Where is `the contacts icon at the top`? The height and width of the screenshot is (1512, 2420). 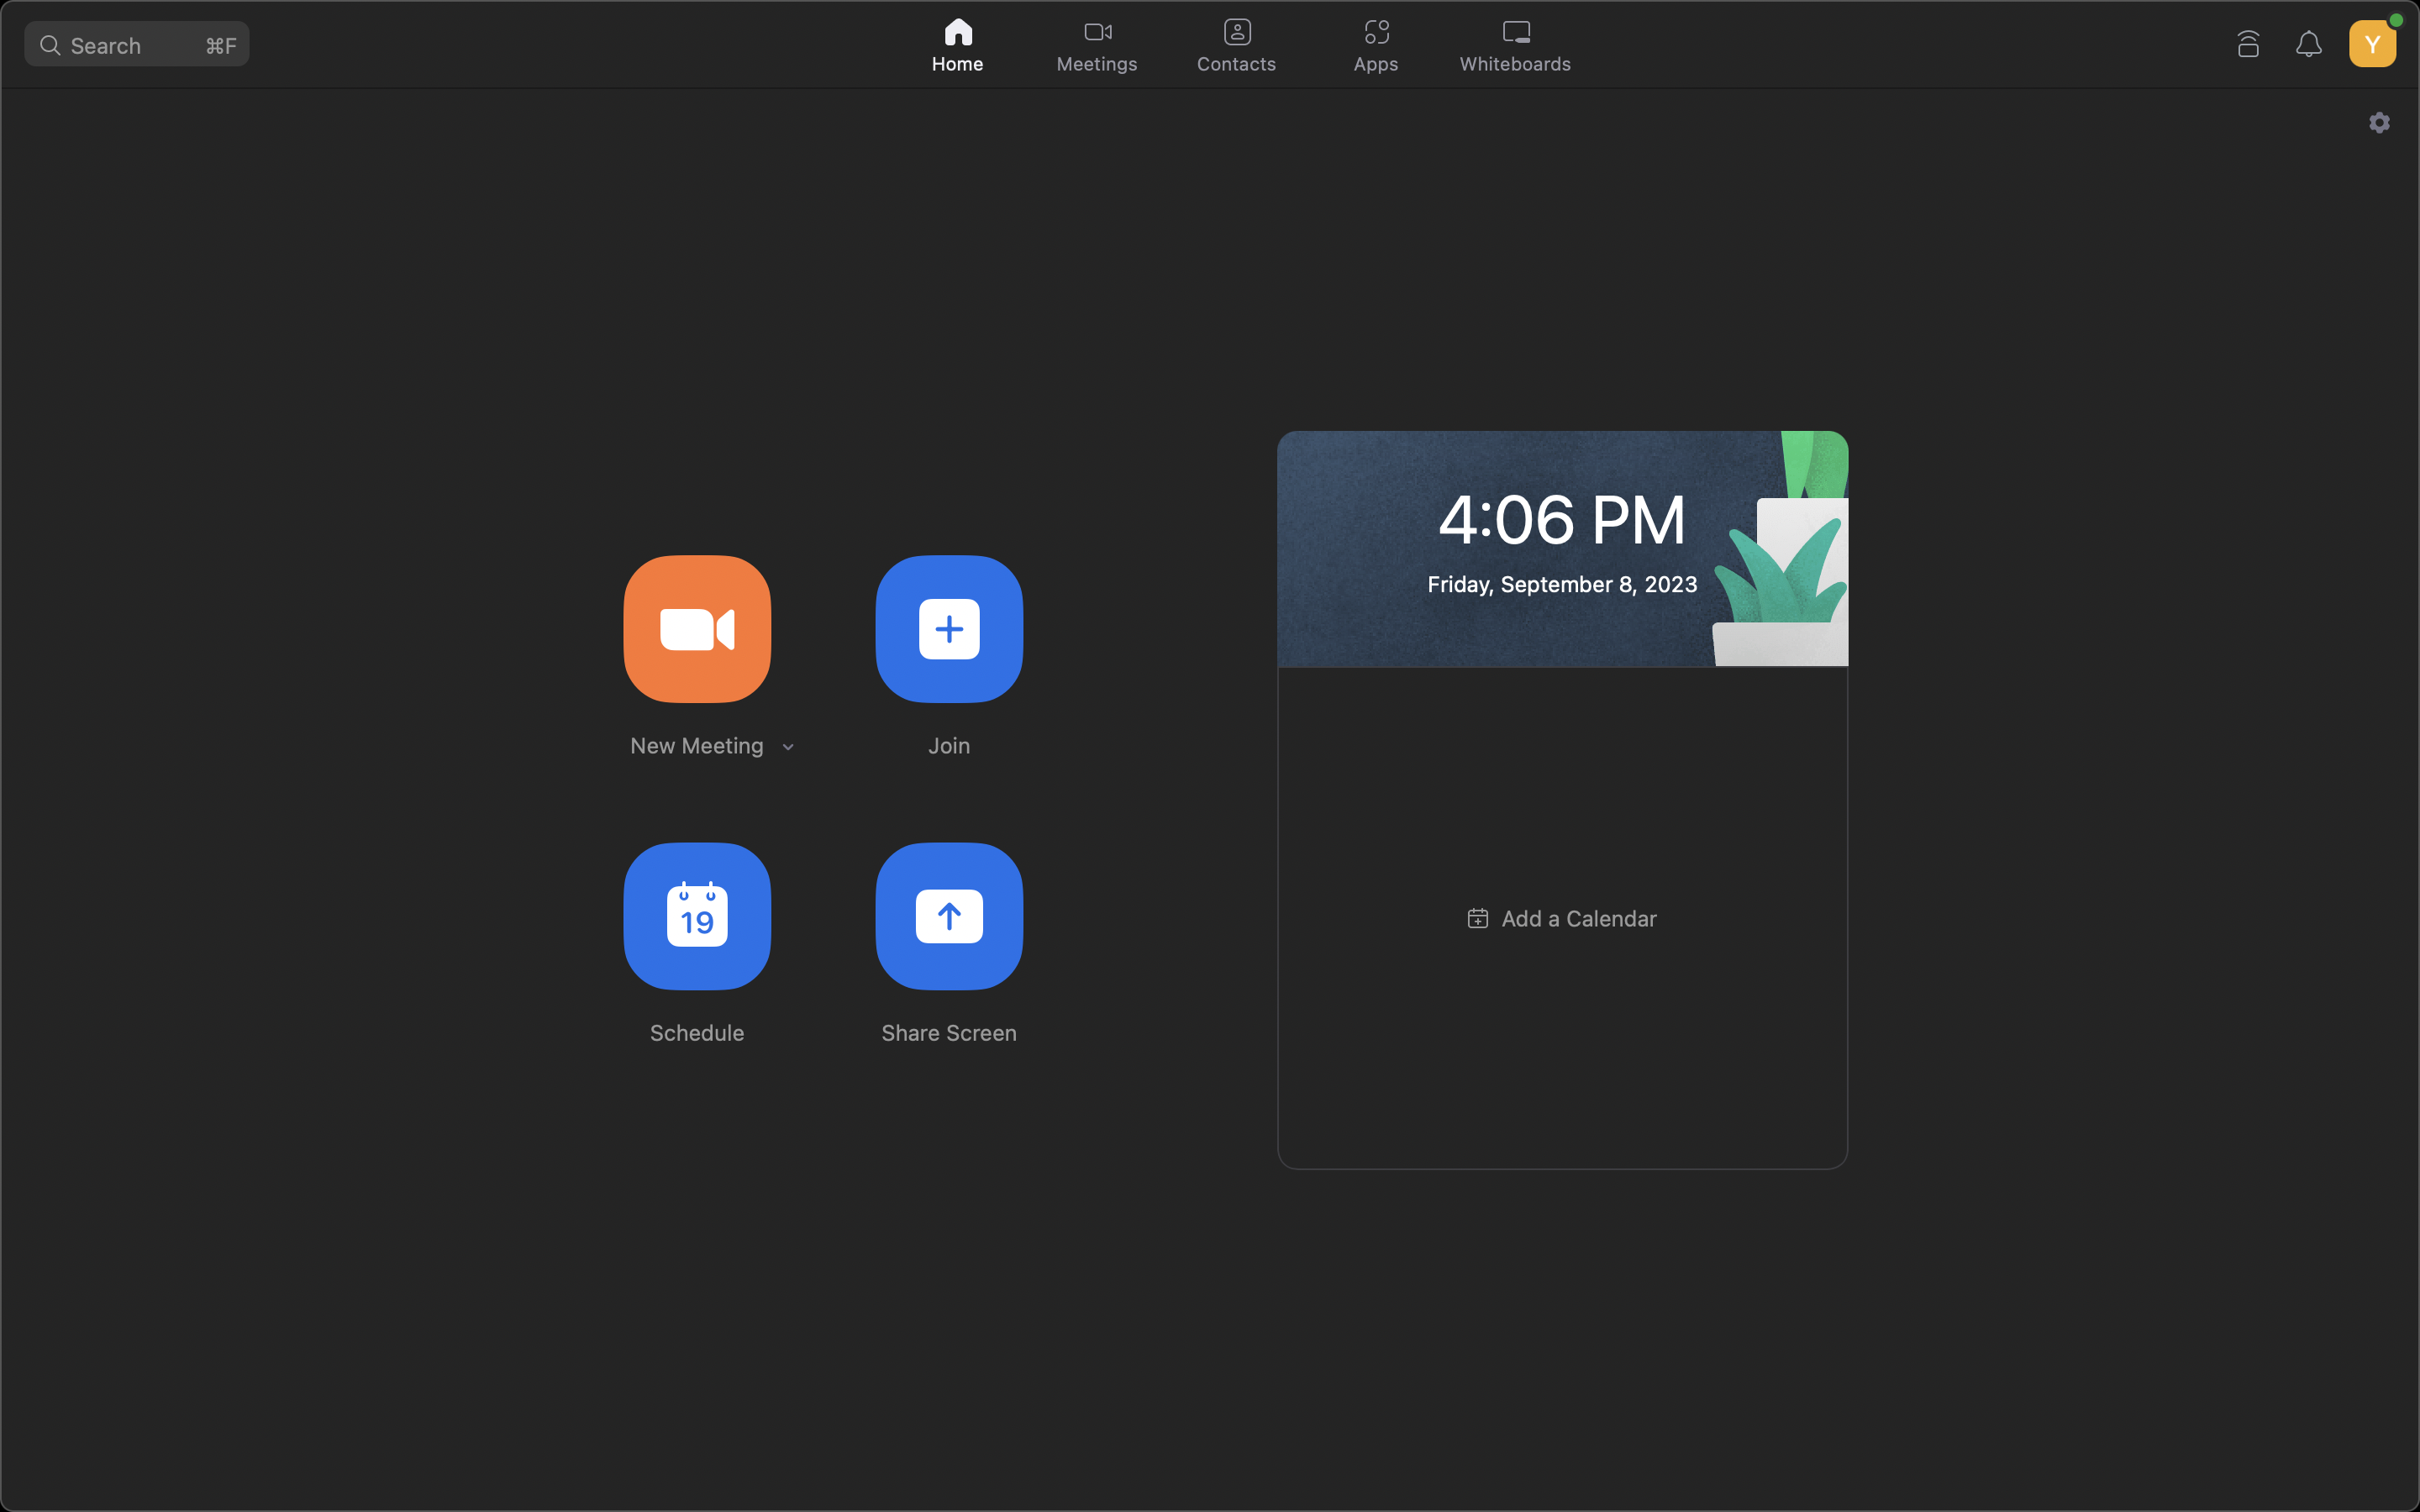
the contacts icon at the top is located at coordinates (1234, 41).